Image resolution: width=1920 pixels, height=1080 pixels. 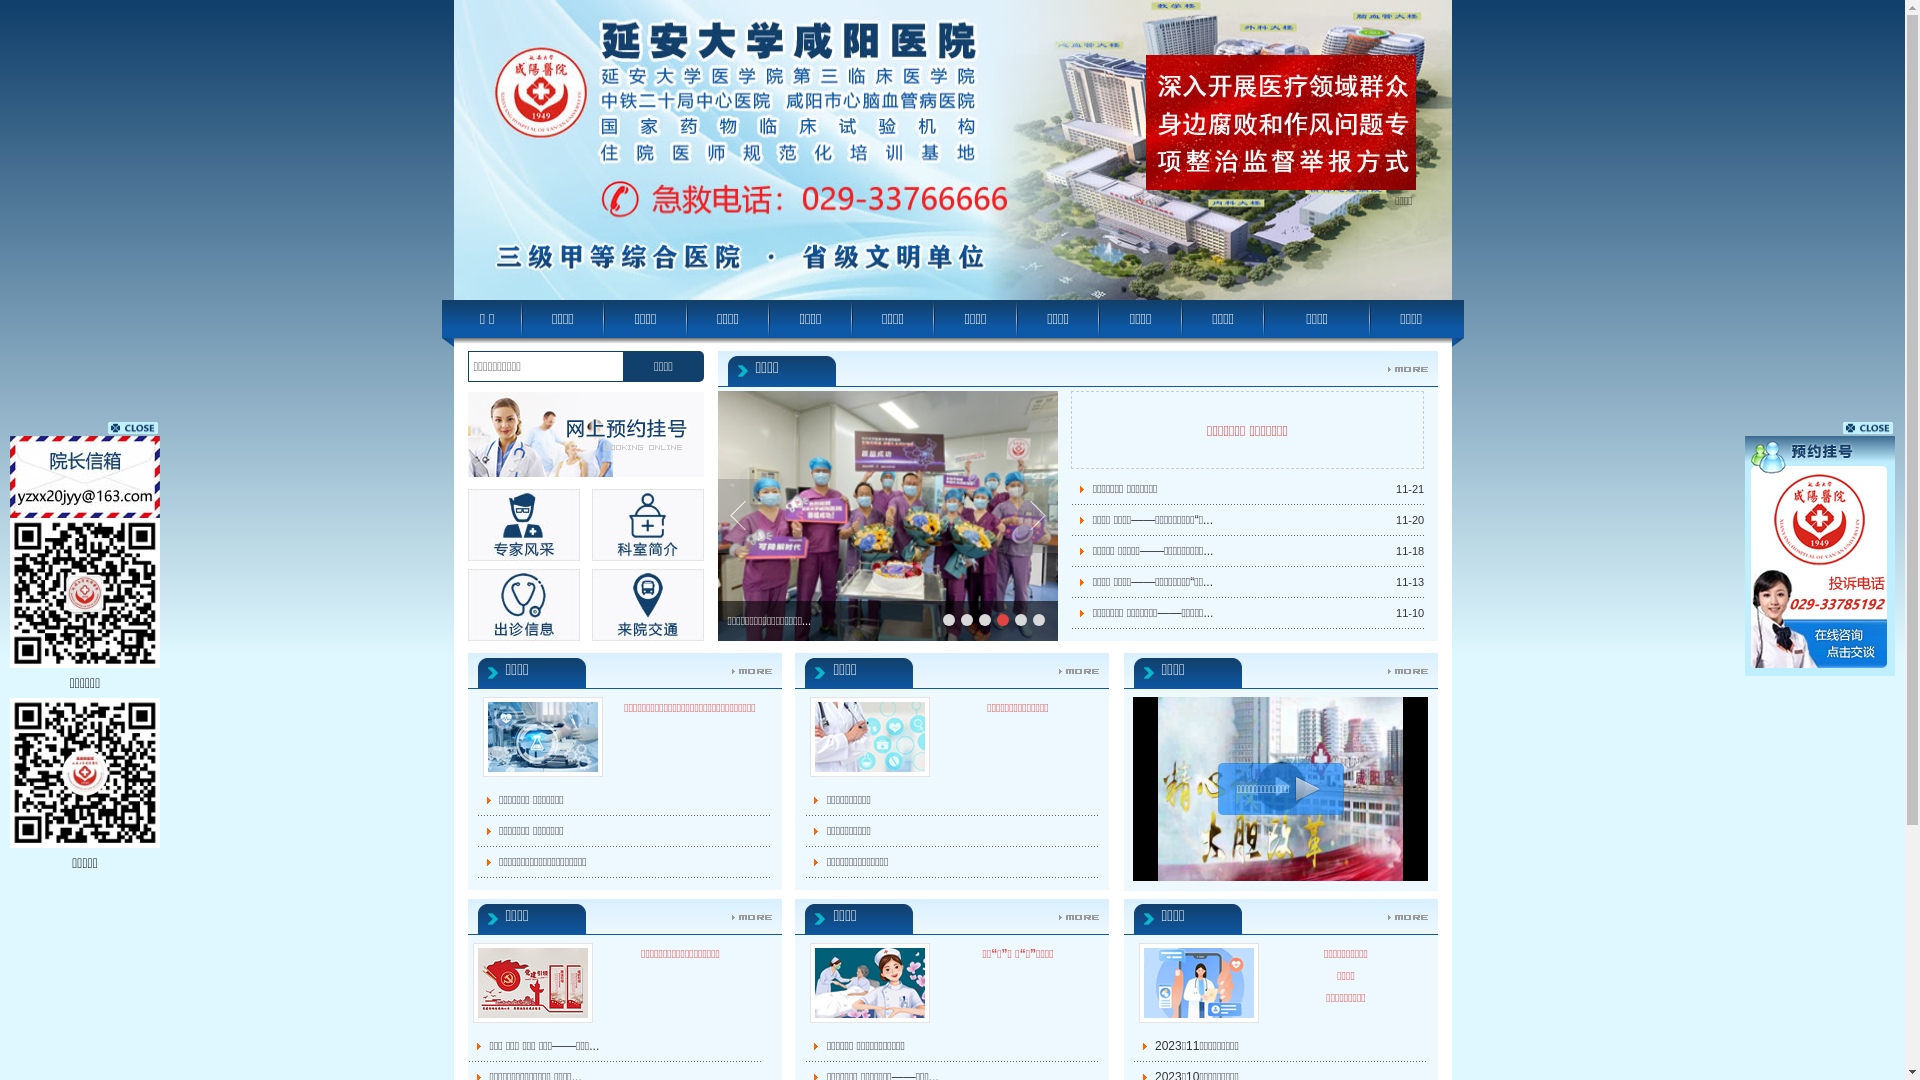 I want to click on '11-20', so click(x=1395, y=519).